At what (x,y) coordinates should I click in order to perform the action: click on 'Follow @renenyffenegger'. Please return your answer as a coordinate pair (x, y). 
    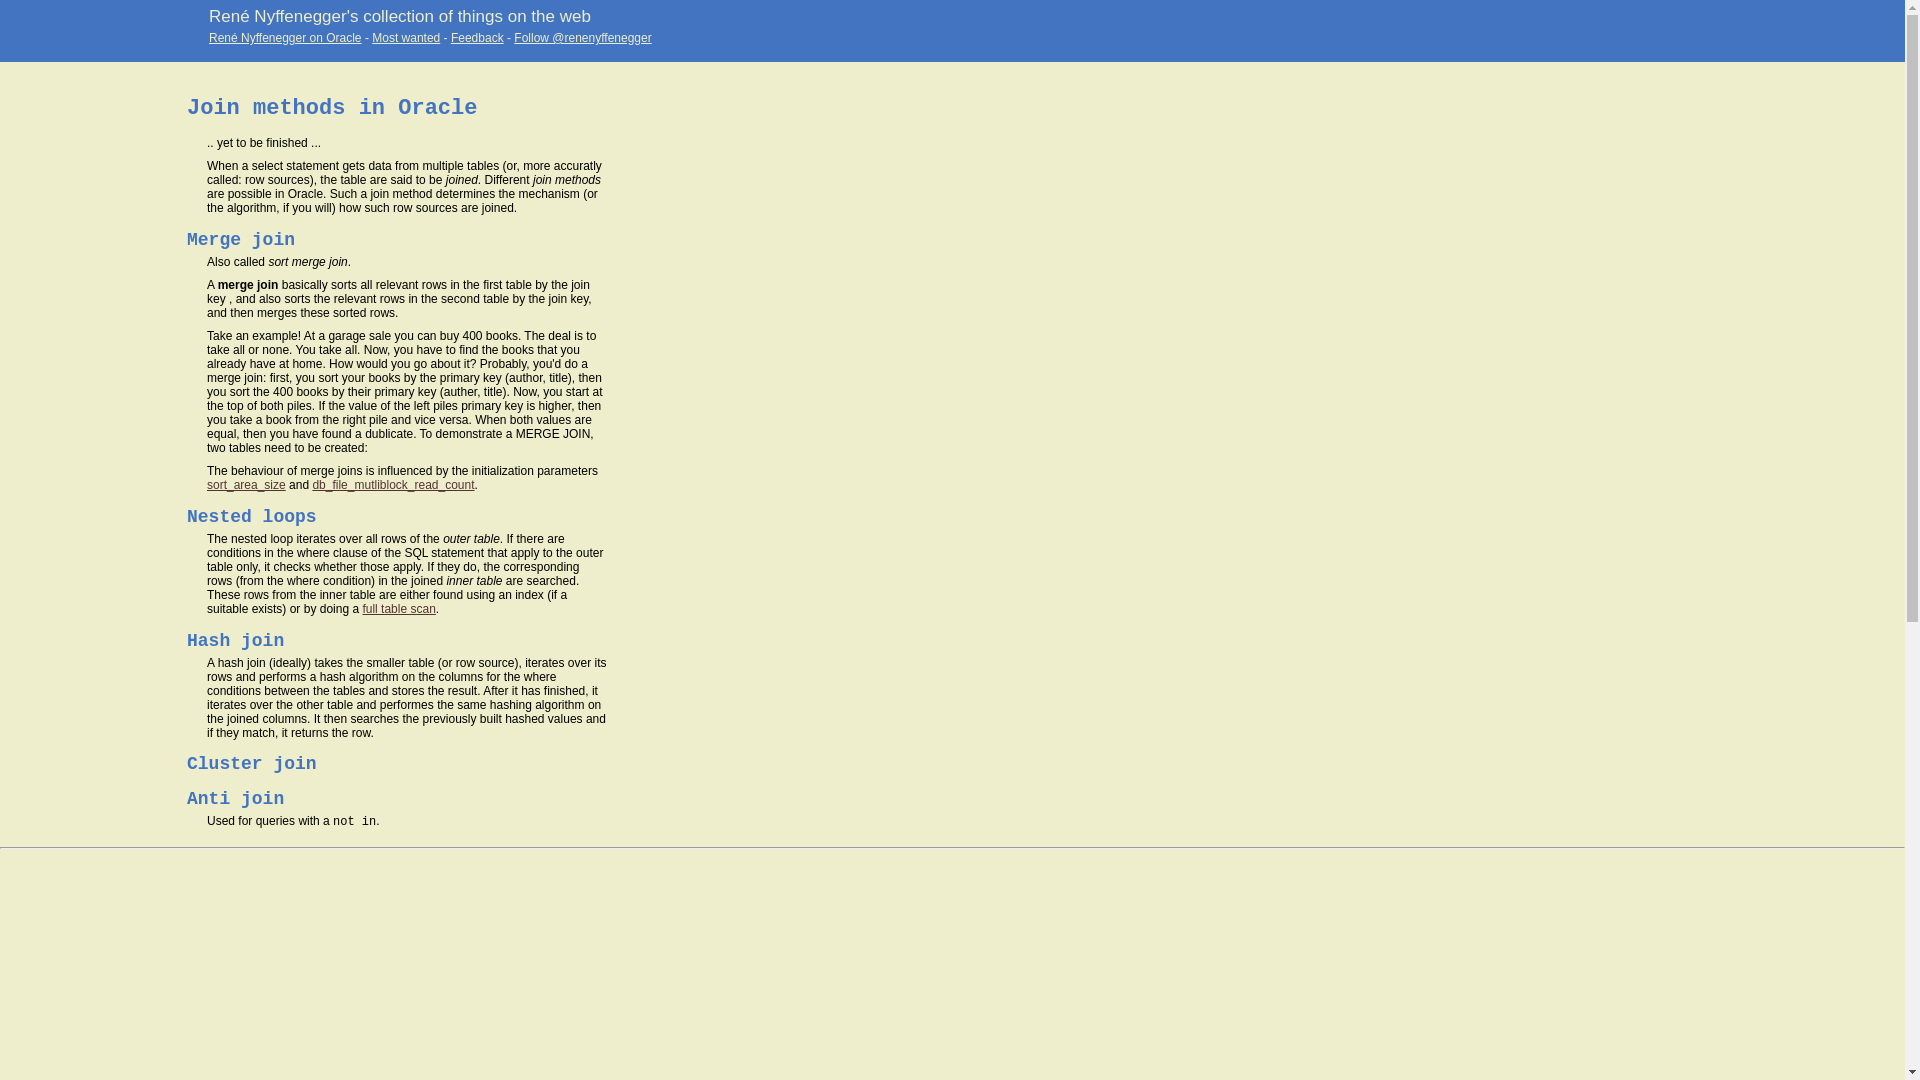
    Looking at the image, I should click on (581, 38).